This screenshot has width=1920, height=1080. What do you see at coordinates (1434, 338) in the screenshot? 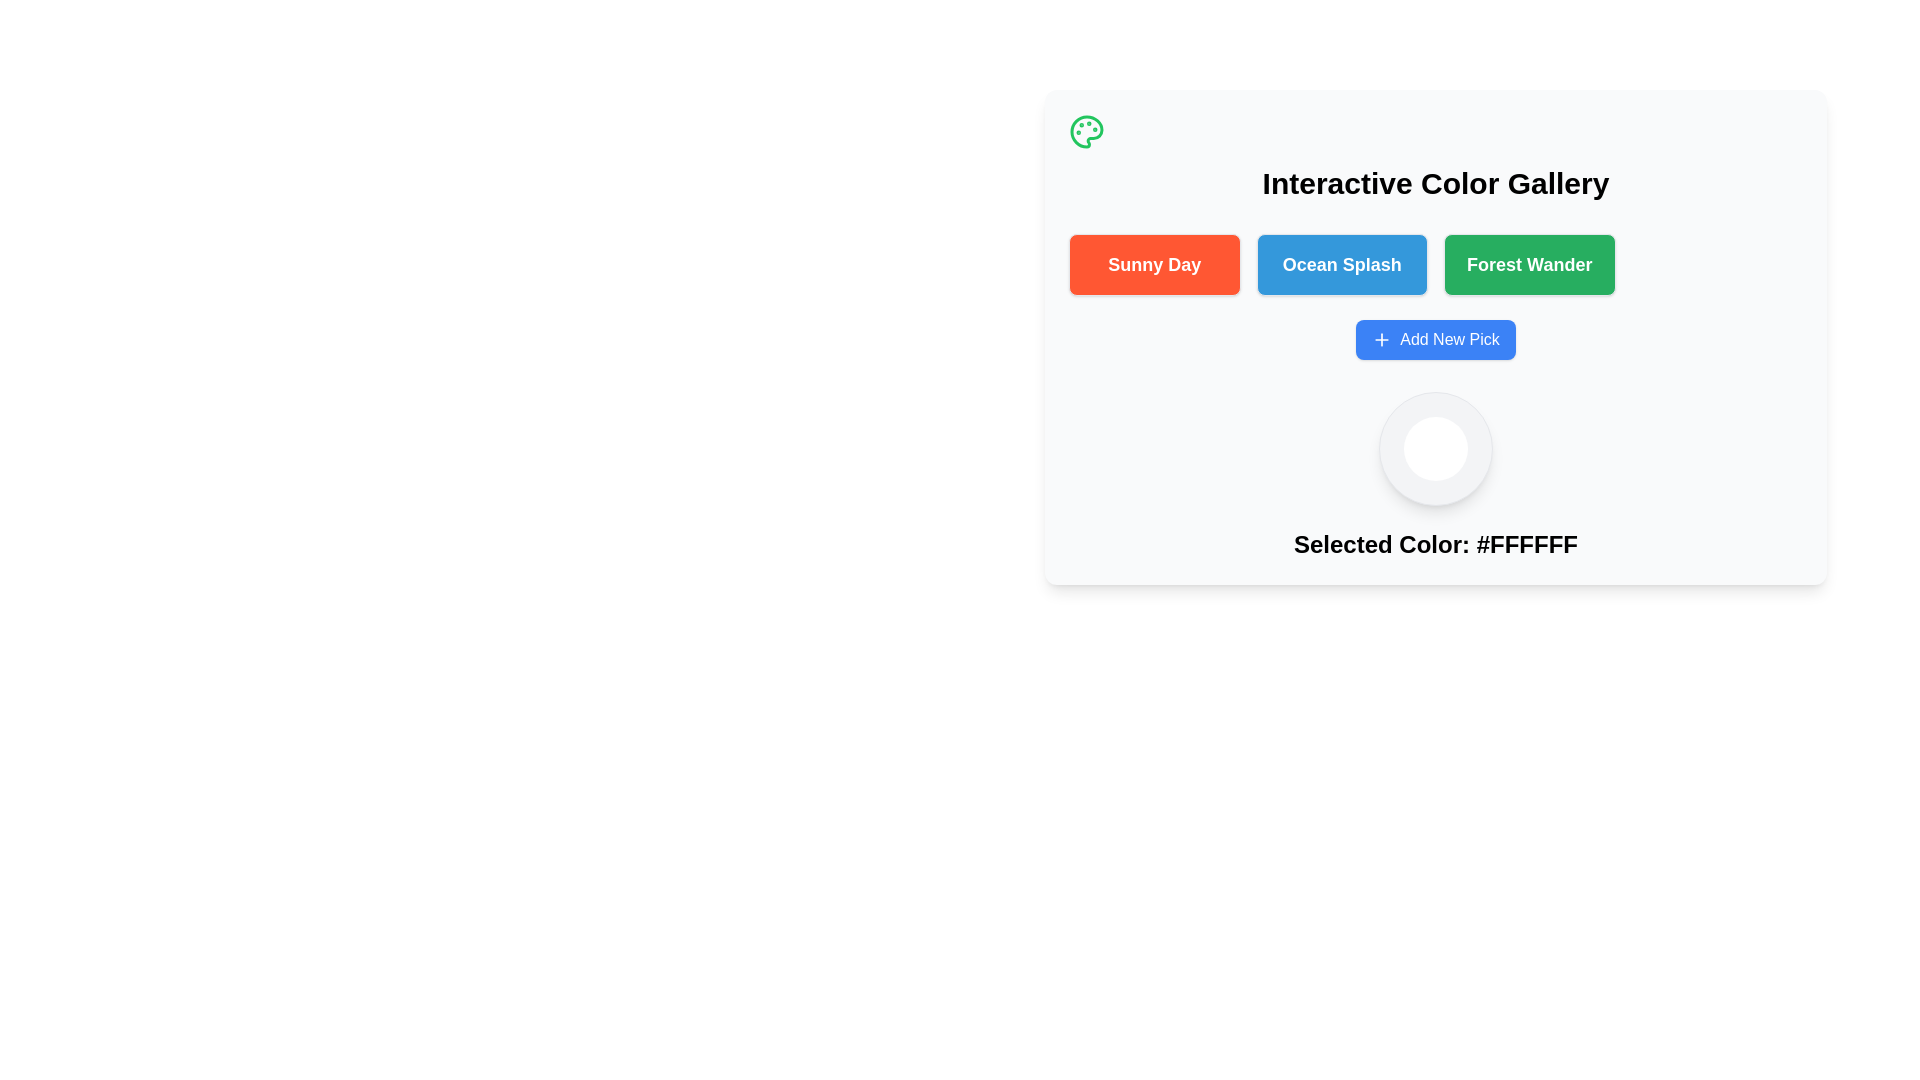
I see `the blue rounded rectangular button labeled 'Add New Pick'` at bounding box center [1434, 338].